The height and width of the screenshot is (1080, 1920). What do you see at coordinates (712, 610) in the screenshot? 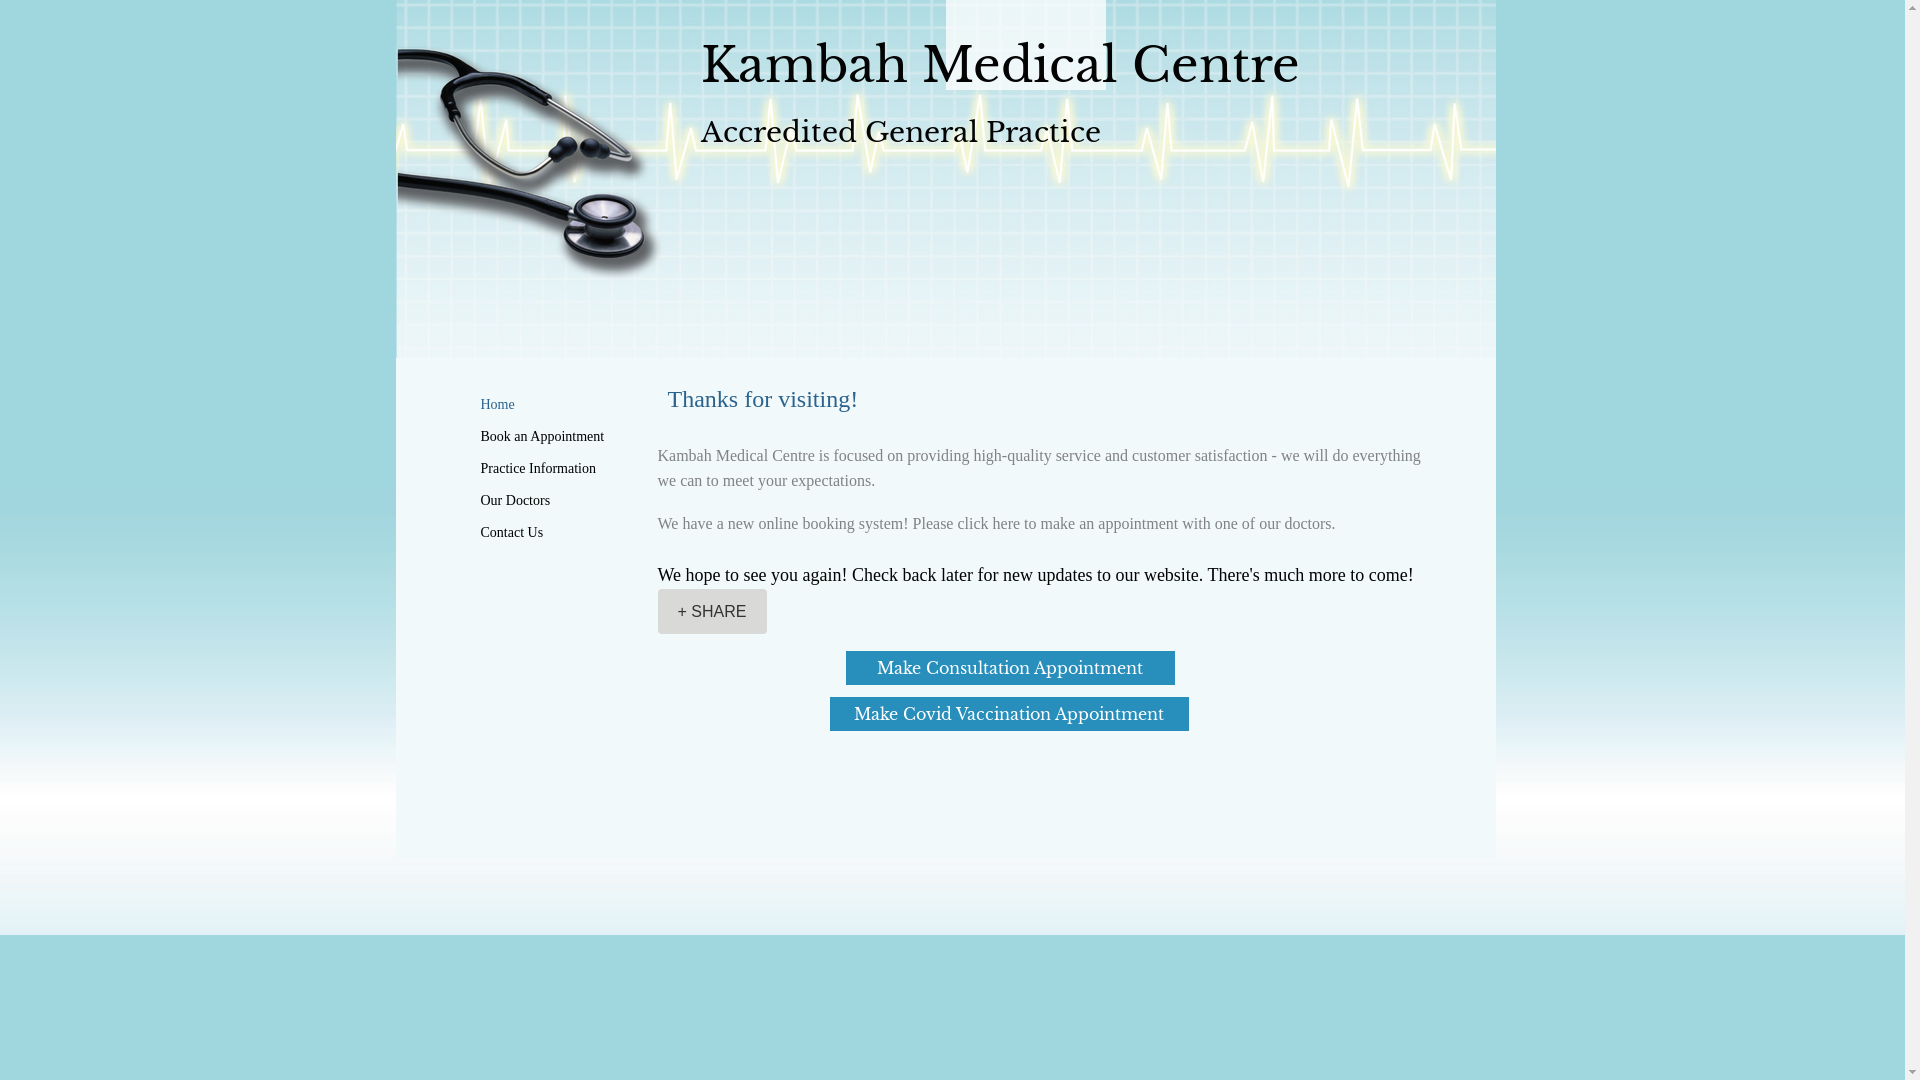
I see `'+ SHARE'` at bounding box center [712, 610].